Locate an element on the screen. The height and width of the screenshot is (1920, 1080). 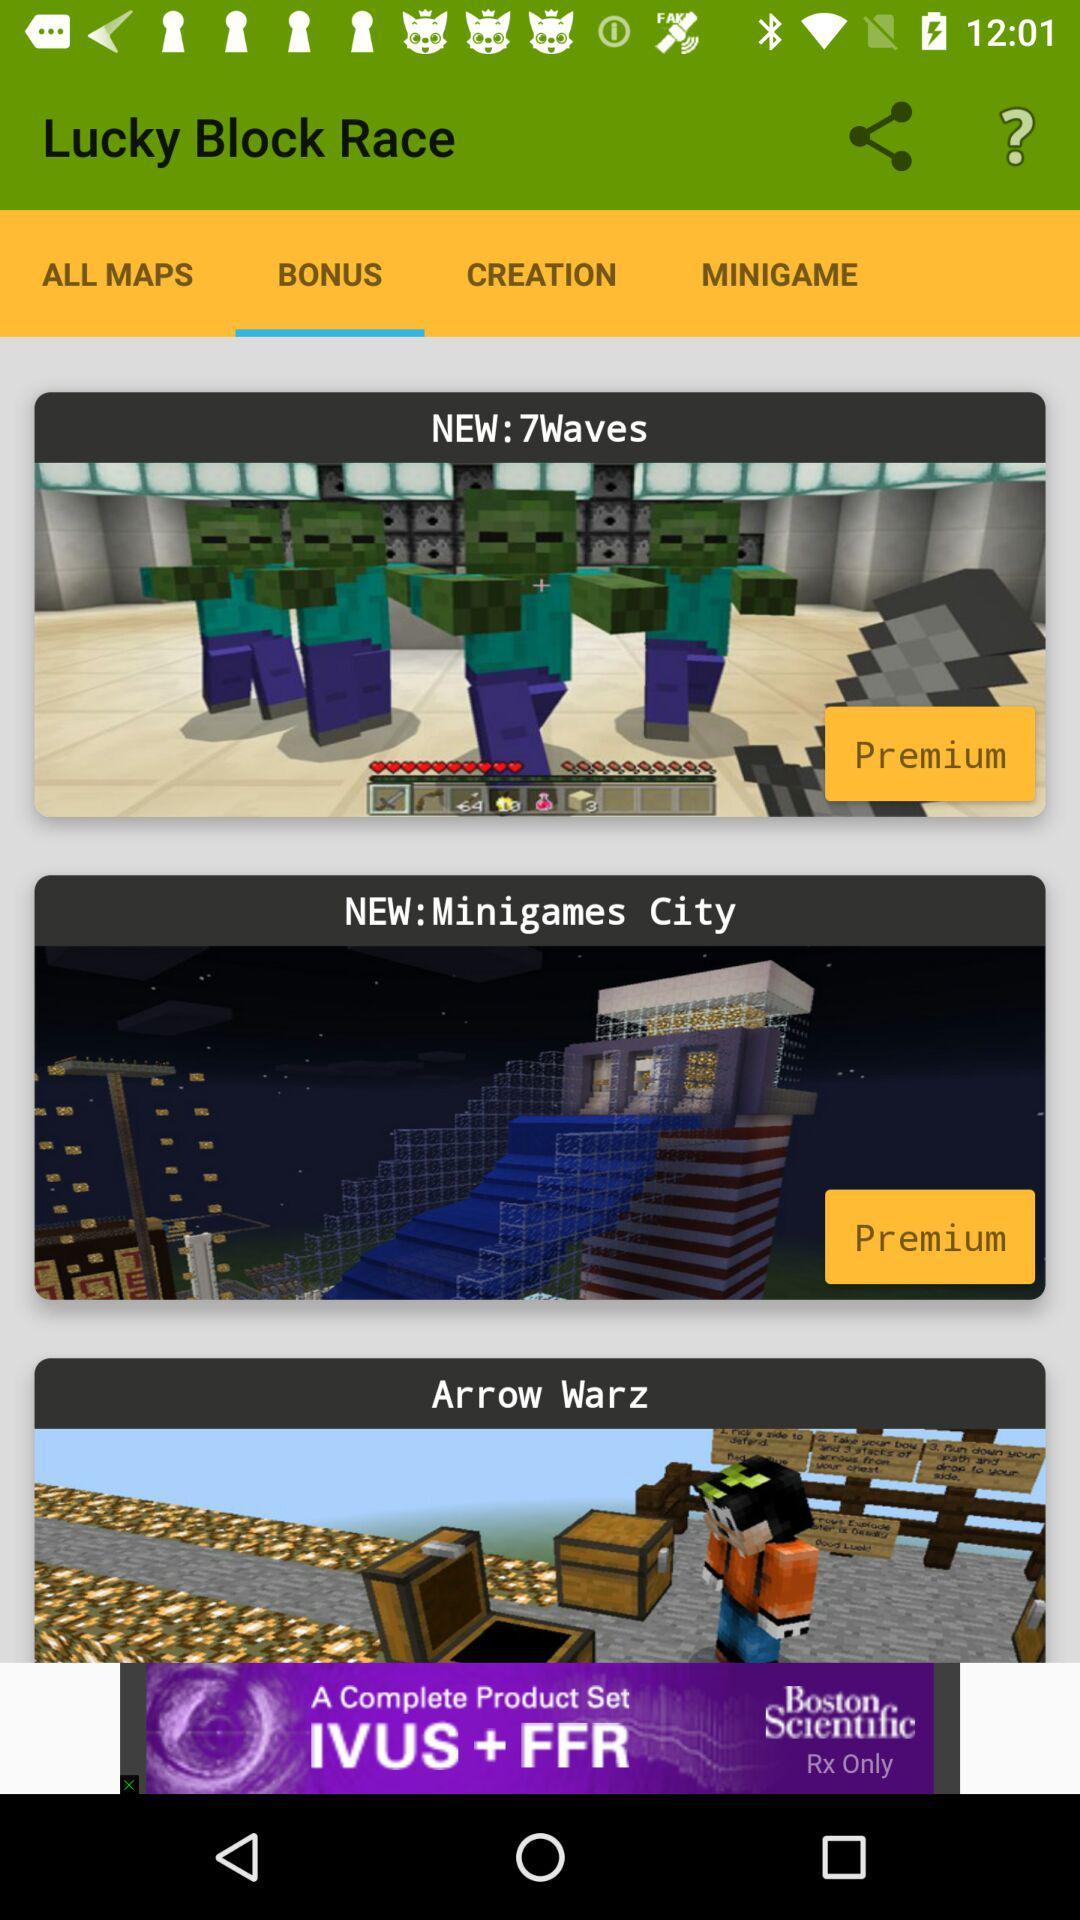
the bonus app is located at coordinates (329, 272).